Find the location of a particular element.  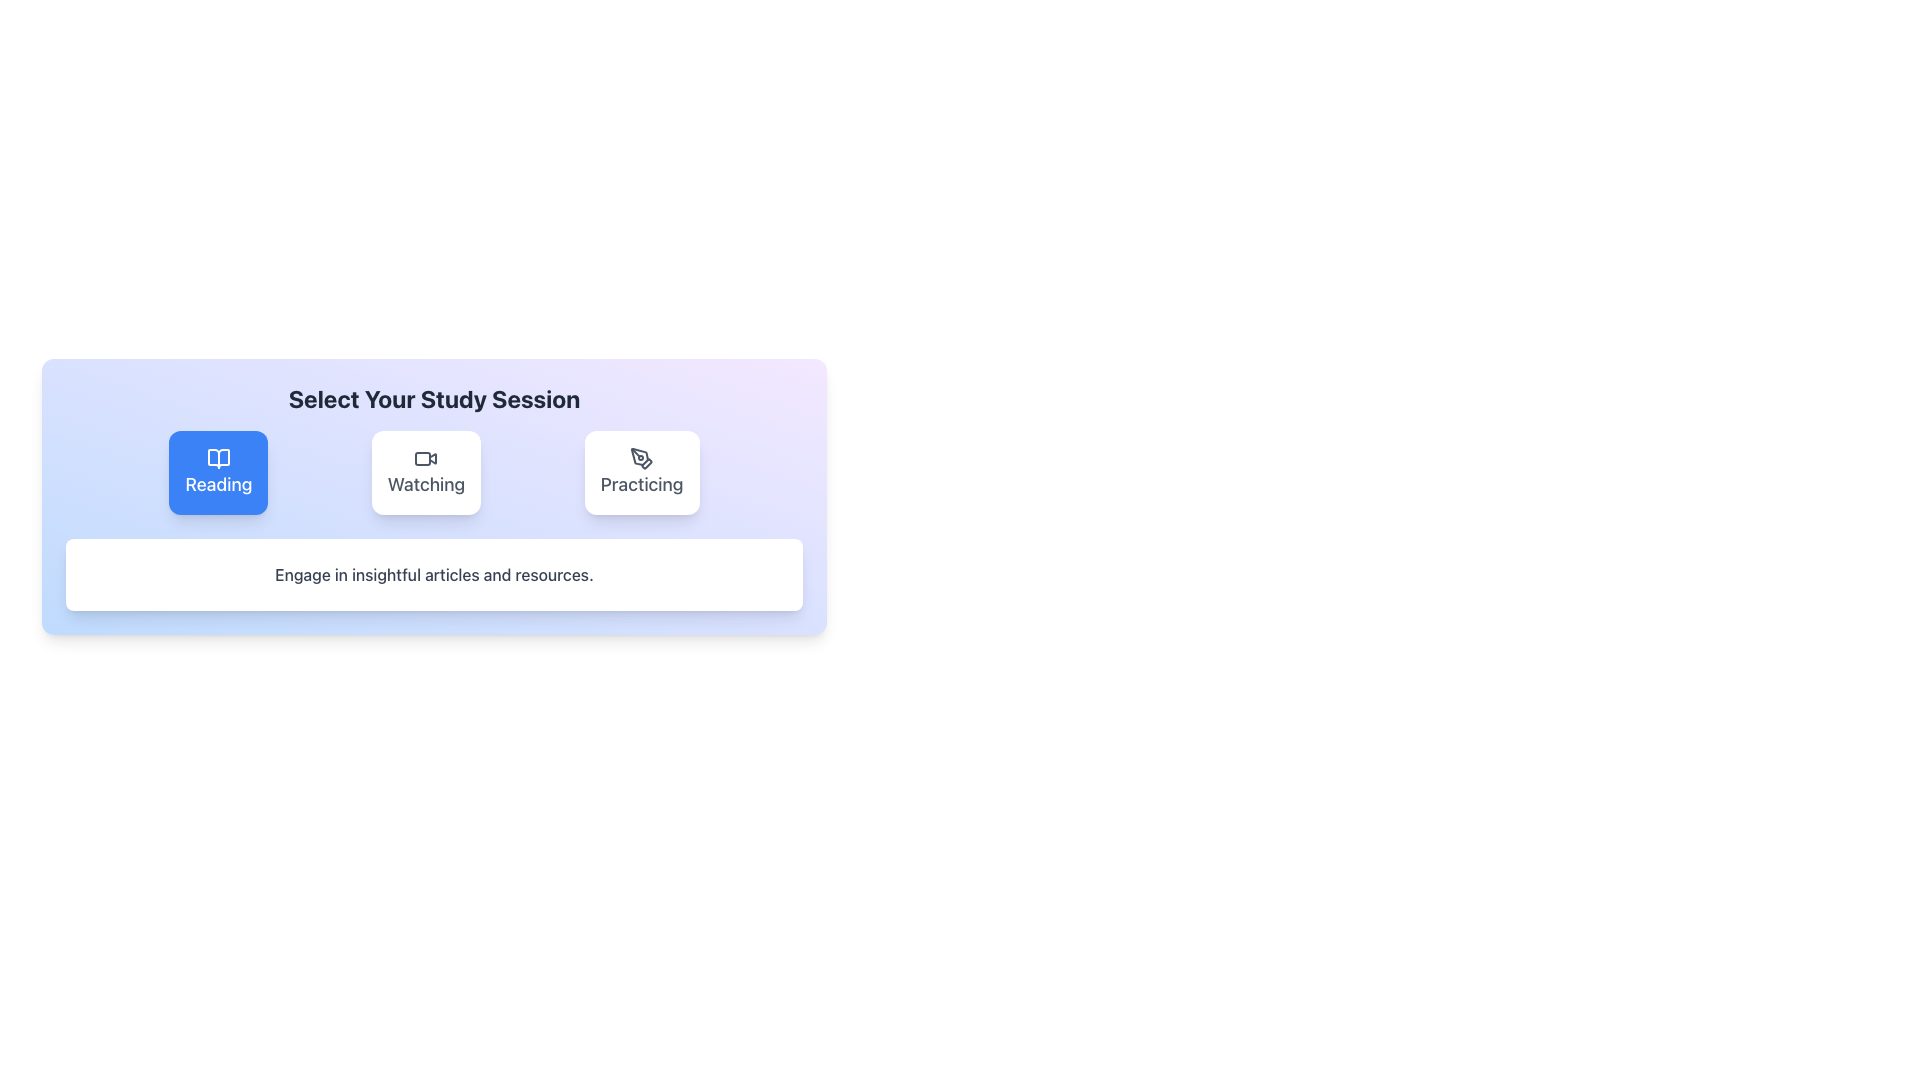

the 'Watching' button, which is the second button in a row of three, featuring a video camera icon and the text 'Watching' is located at coordinates (425, 473).